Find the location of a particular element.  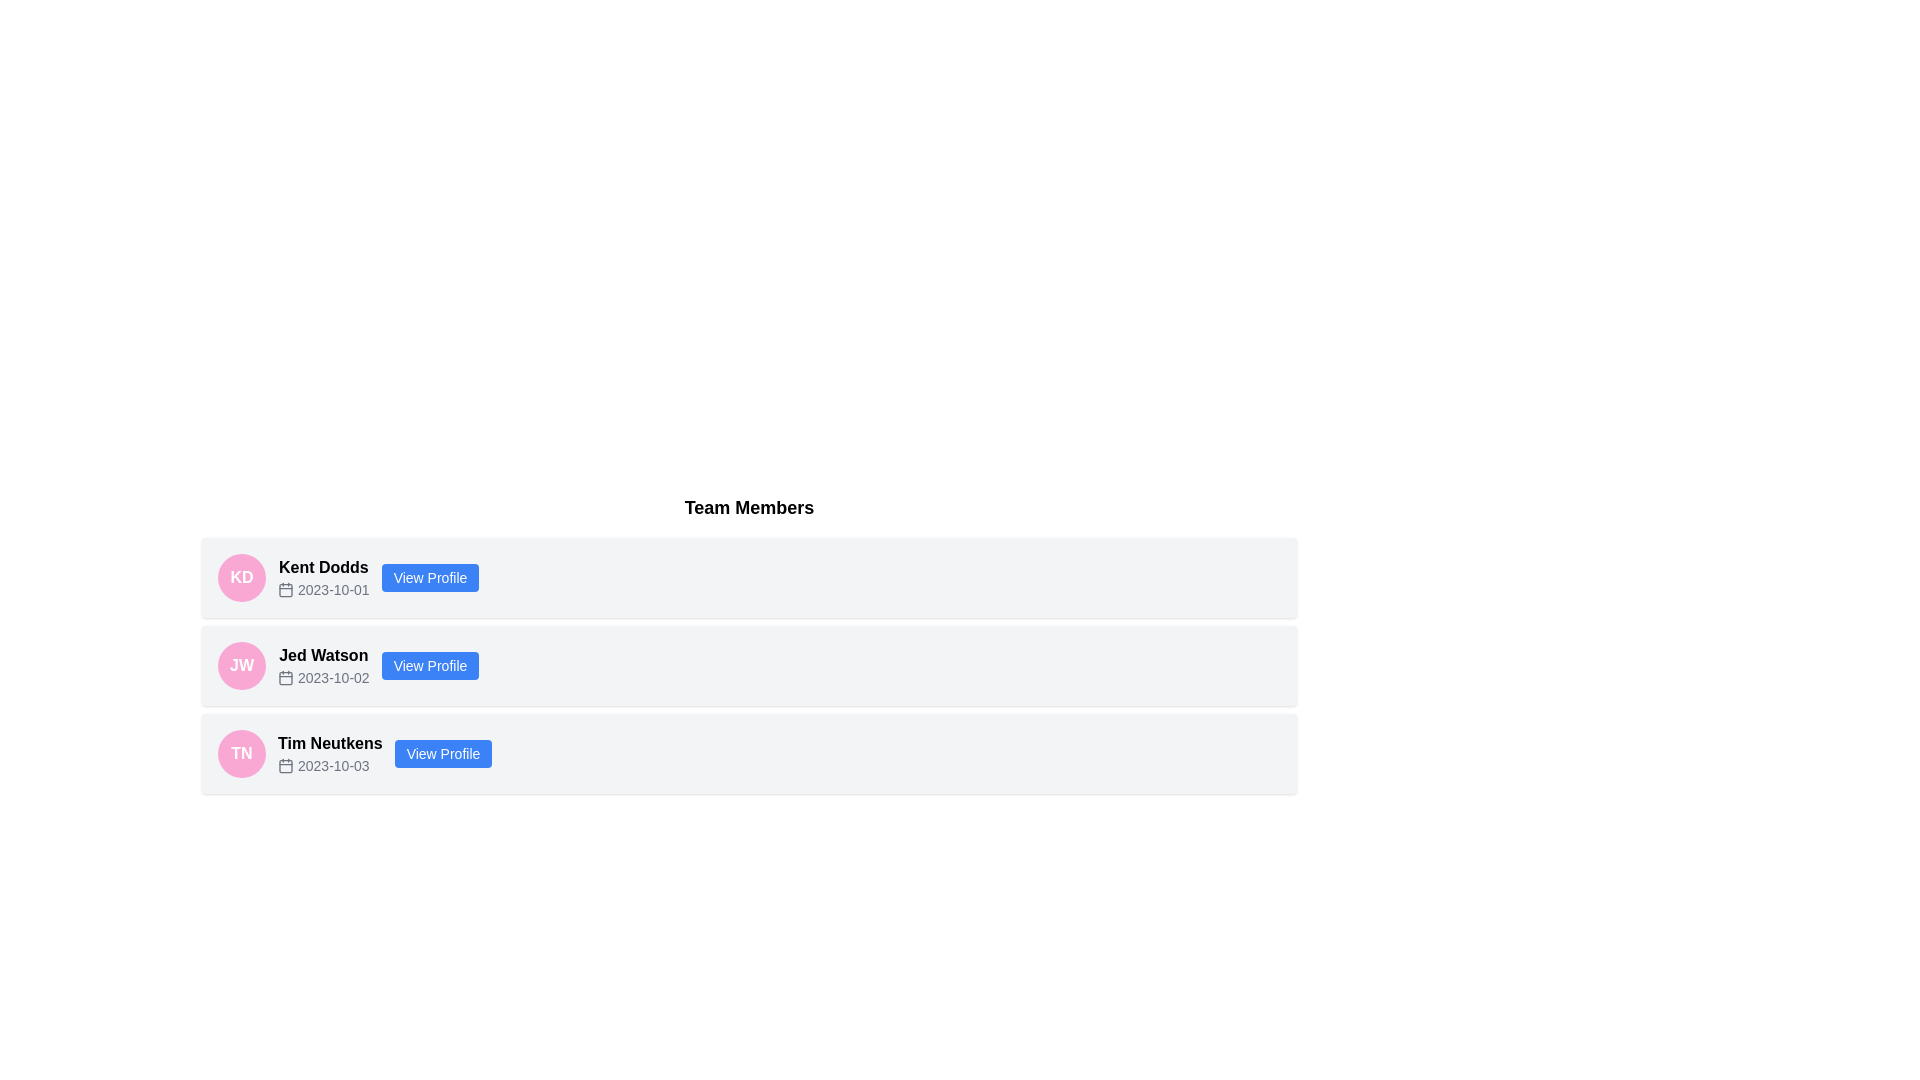

the calendar icon located to the left of the date text '2023-10-02' is located at coordinates (285, 677).